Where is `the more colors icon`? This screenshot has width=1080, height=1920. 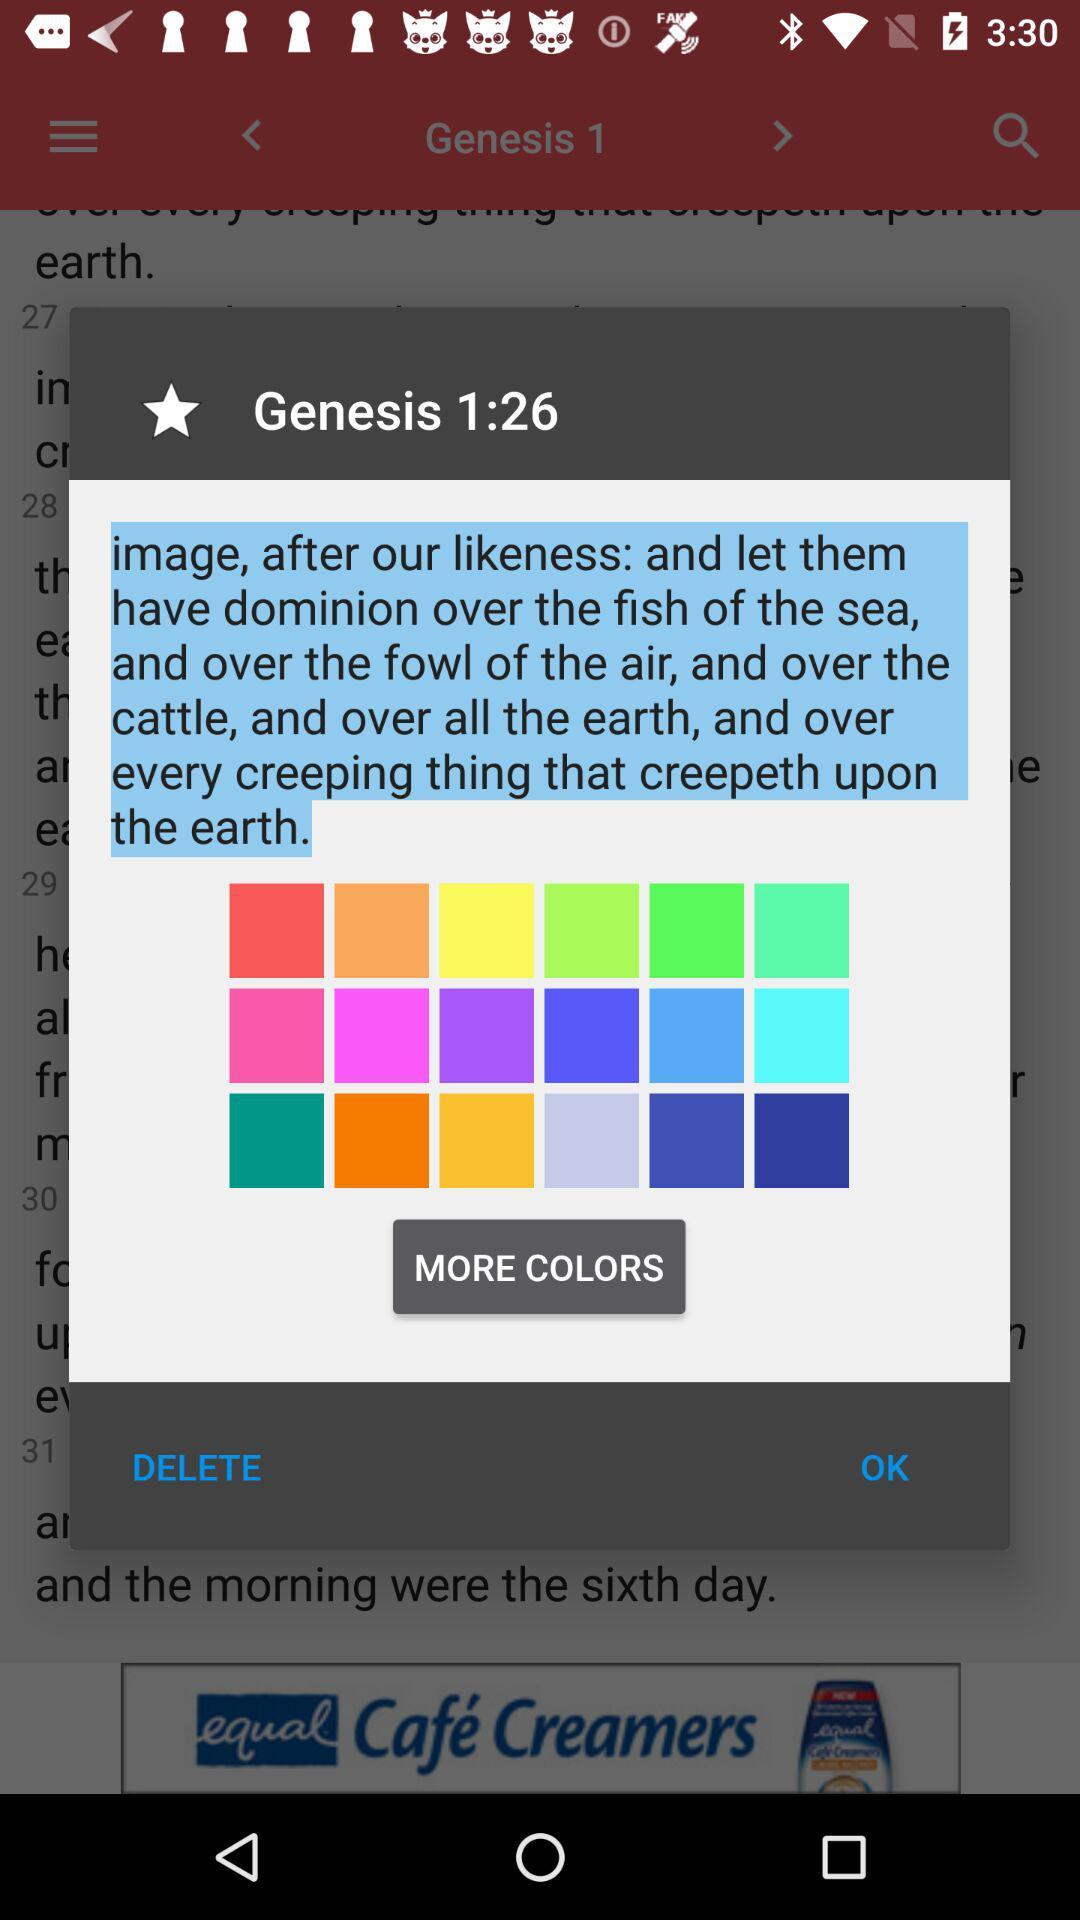
the more colors icon is located at coordinates (538, 1265).